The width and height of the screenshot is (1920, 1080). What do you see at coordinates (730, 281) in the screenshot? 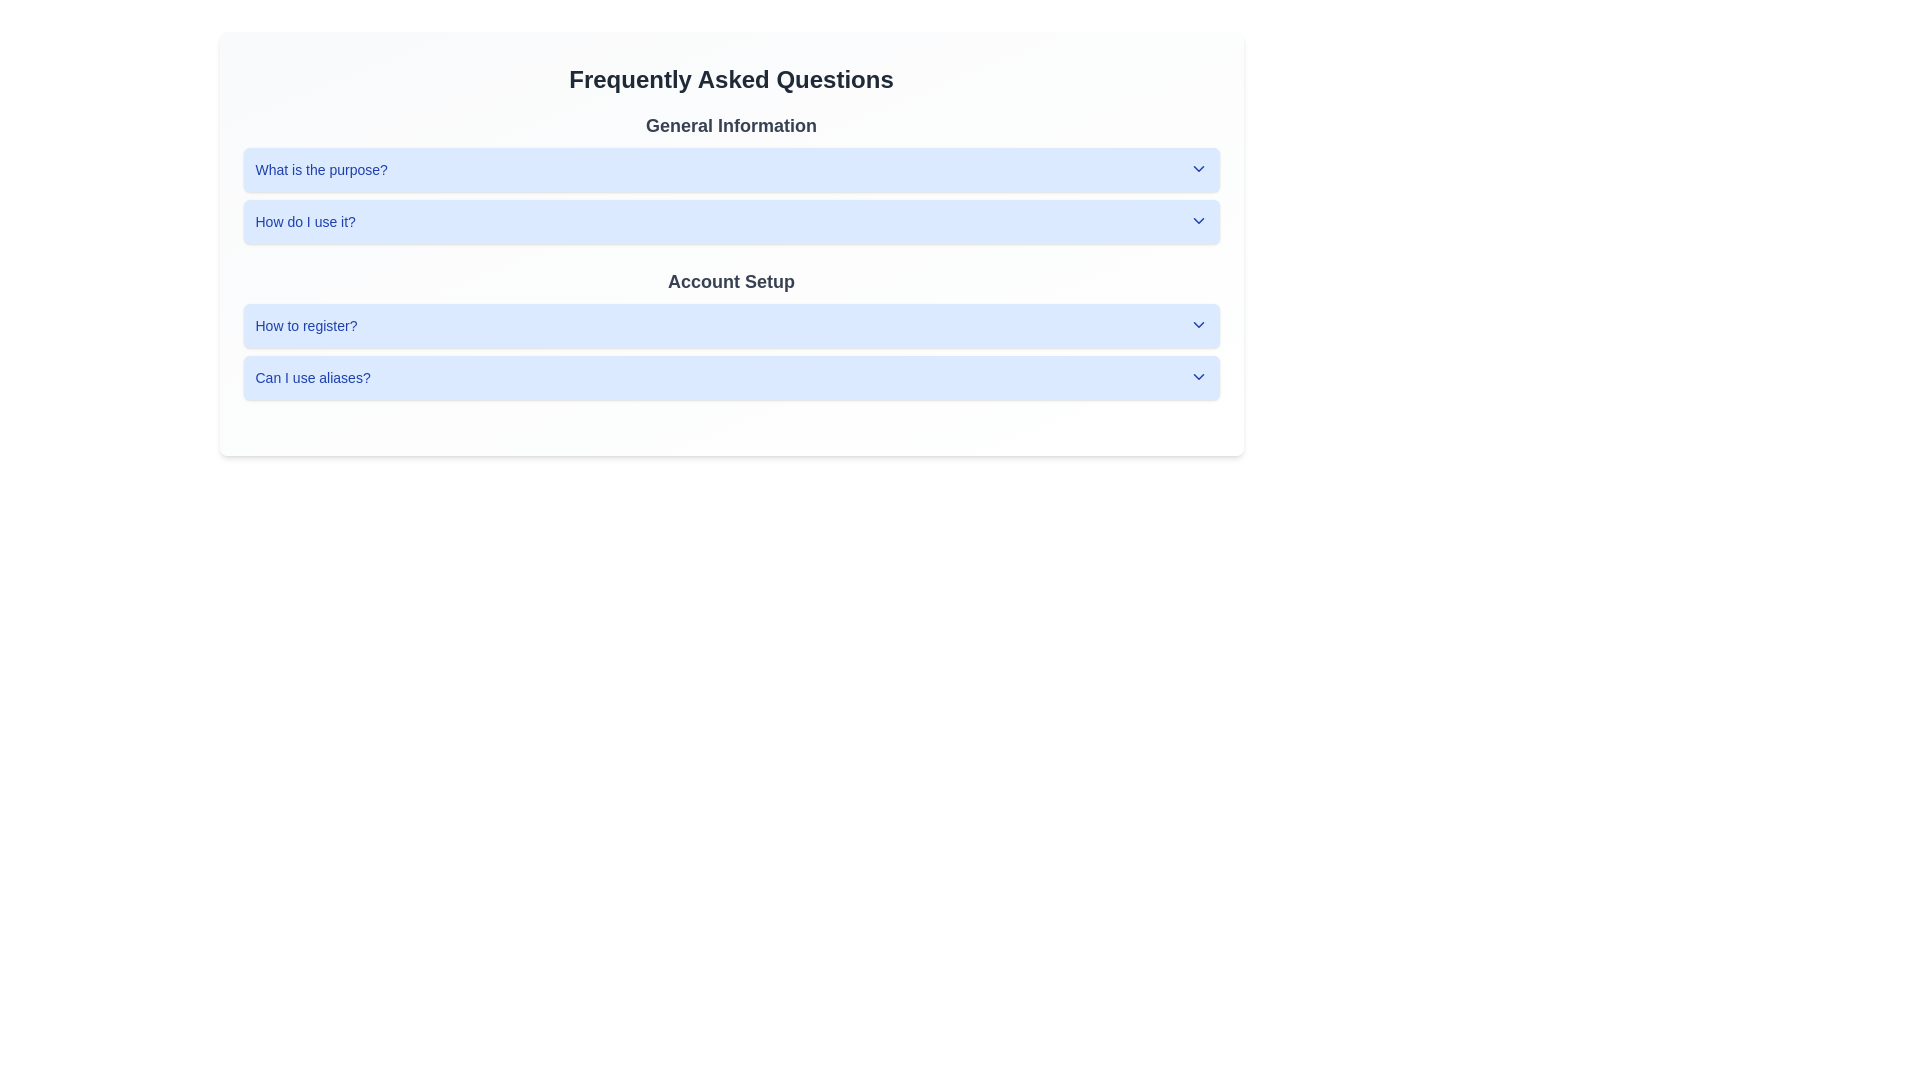
I see `the static text element labeled 'Account Setup', which is styled in bold with a larger gray font and is the title of the second accordion menu item` at bounding box center [730, 281].